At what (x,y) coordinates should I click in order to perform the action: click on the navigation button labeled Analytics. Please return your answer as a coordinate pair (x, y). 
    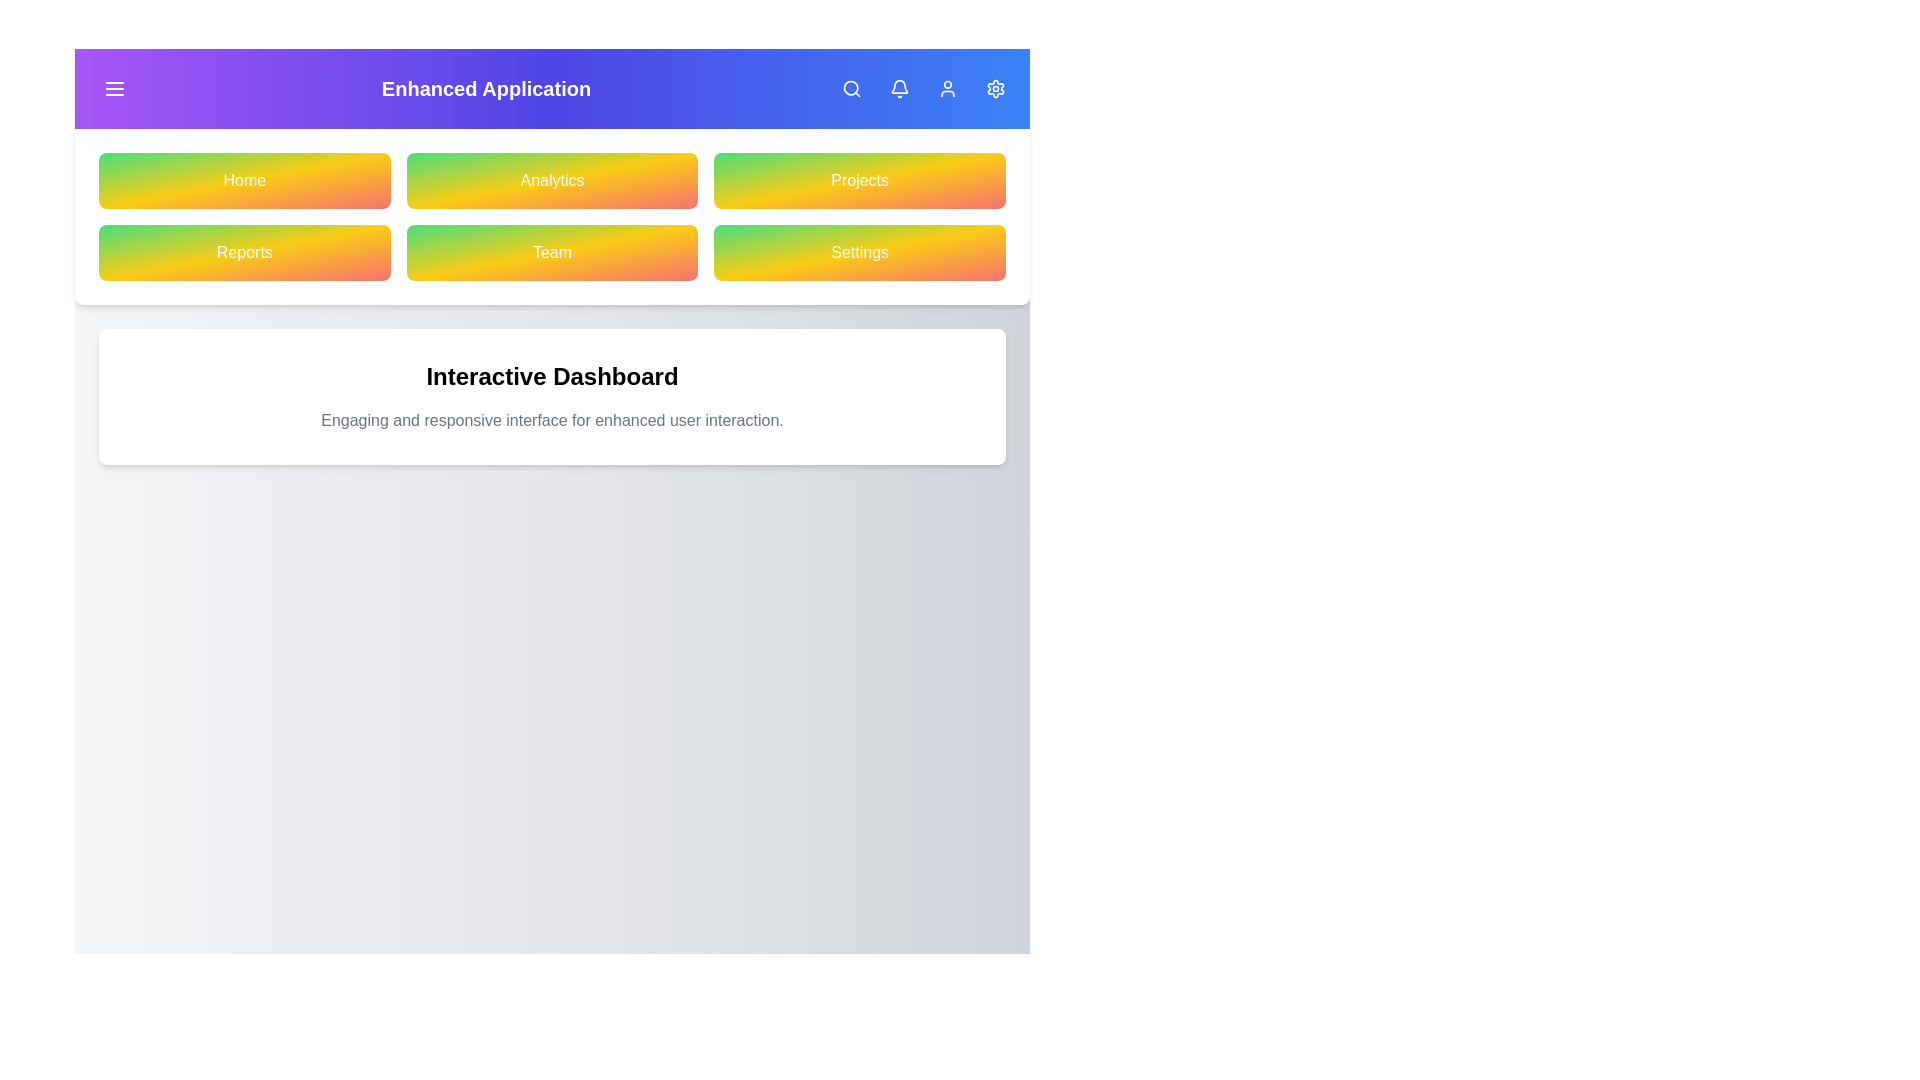
    Looking at the image, I should click on (552, 181).